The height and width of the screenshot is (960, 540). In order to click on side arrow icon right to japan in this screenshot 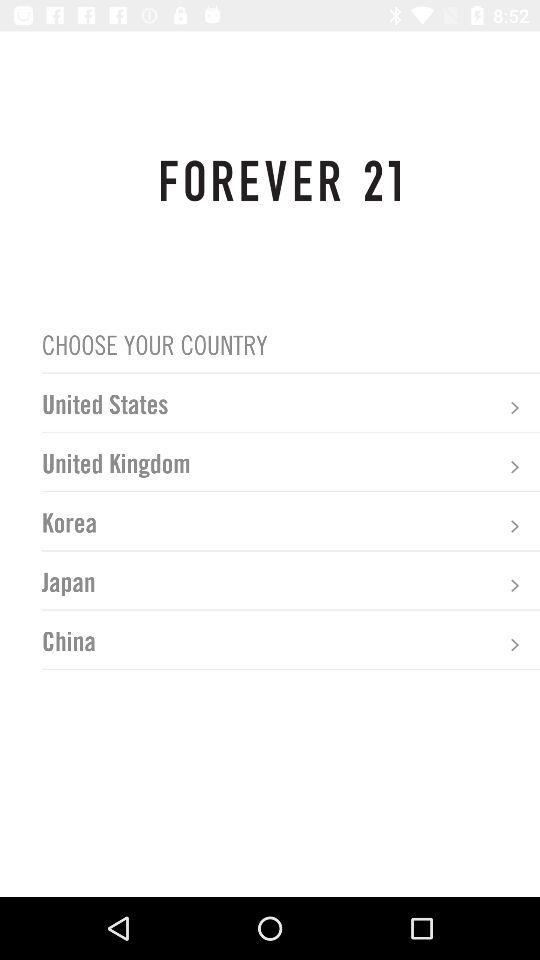, I will do `click(514, 585)`.